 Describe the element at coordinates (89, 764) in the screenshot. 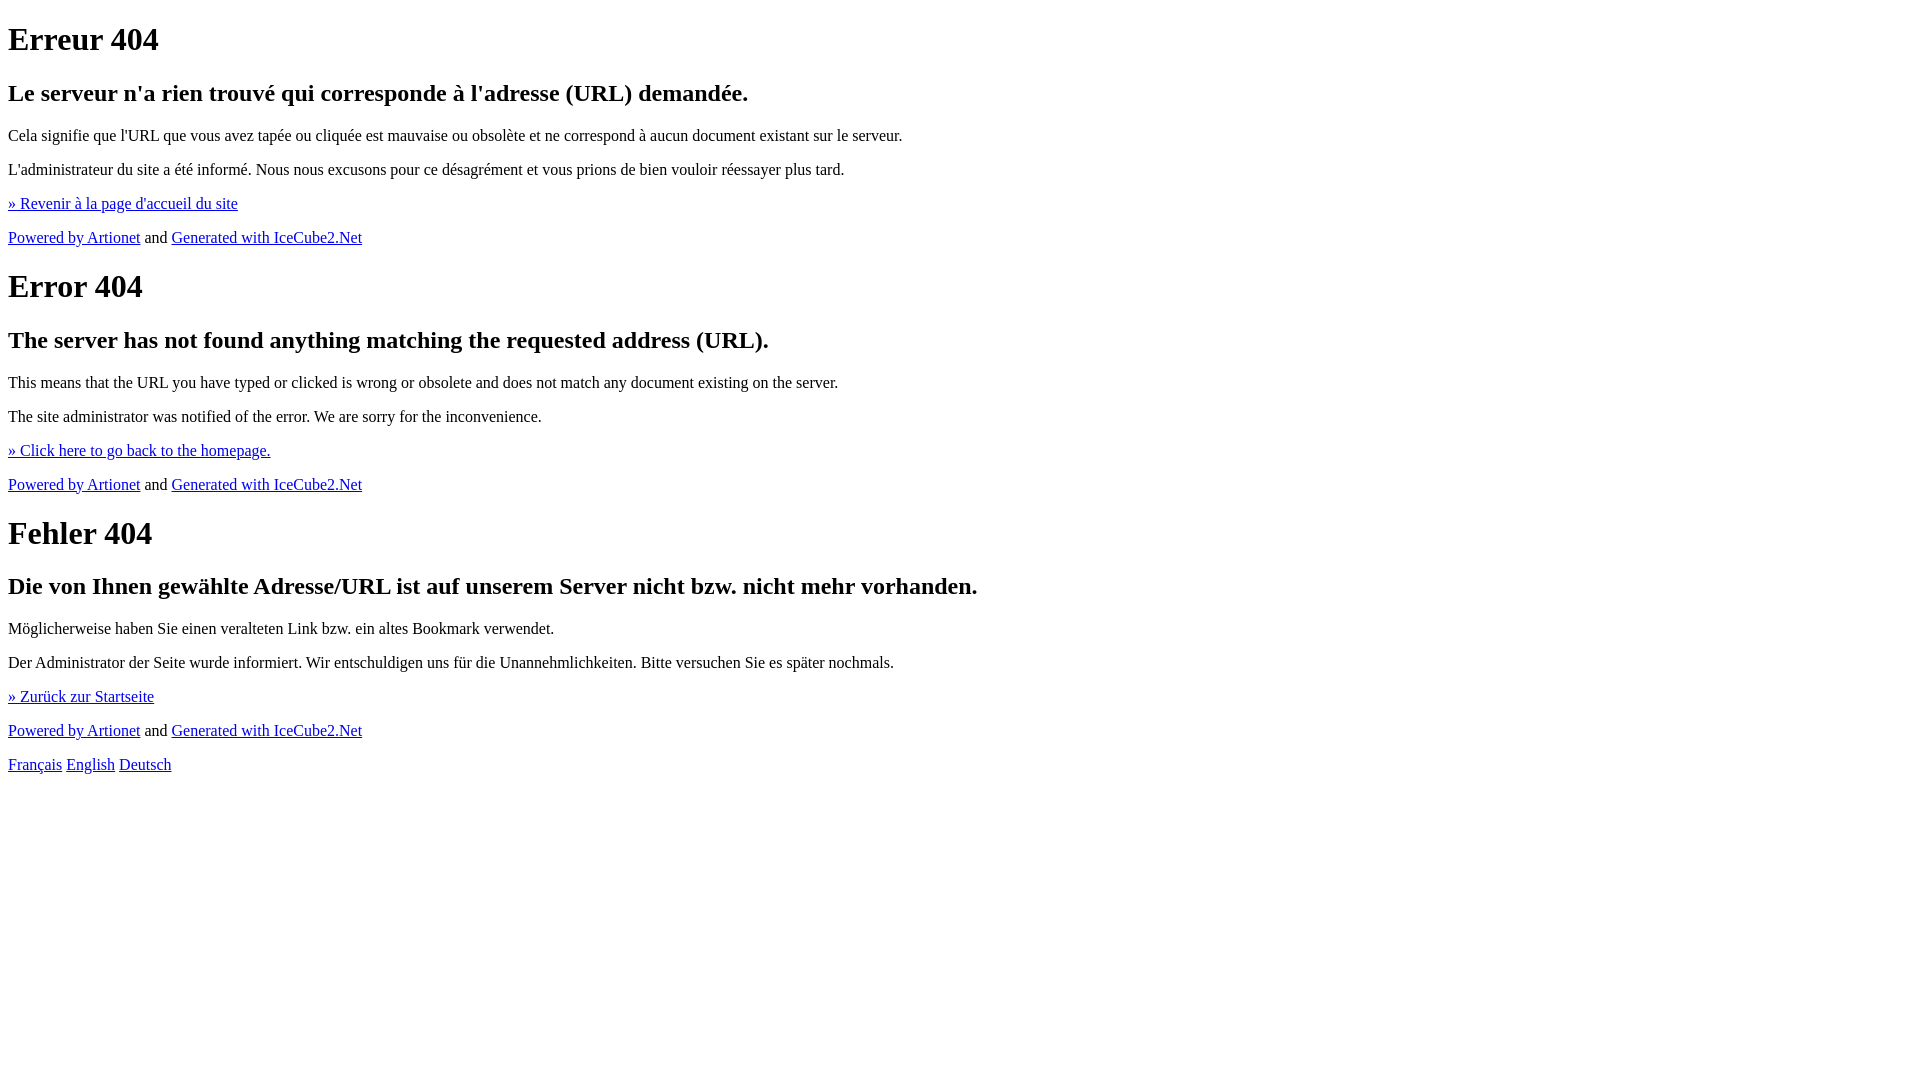

I see `'English'` at that location.